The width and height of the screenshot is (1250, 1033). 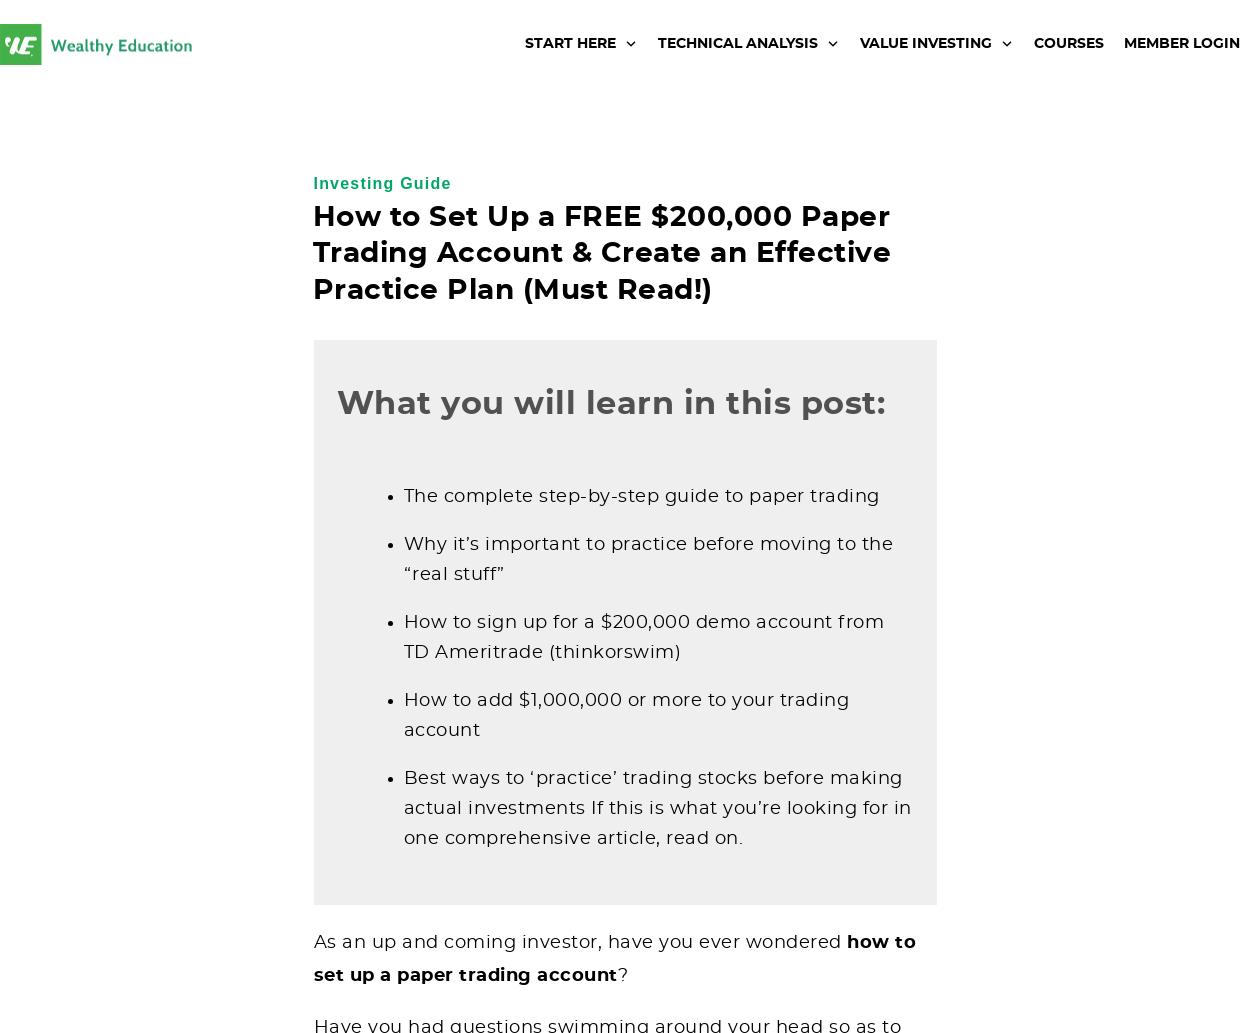 What do you see at coordinates (382, 182) in the screenshot?
I see `'Investing Guide'` at bounding box center [382, 182].